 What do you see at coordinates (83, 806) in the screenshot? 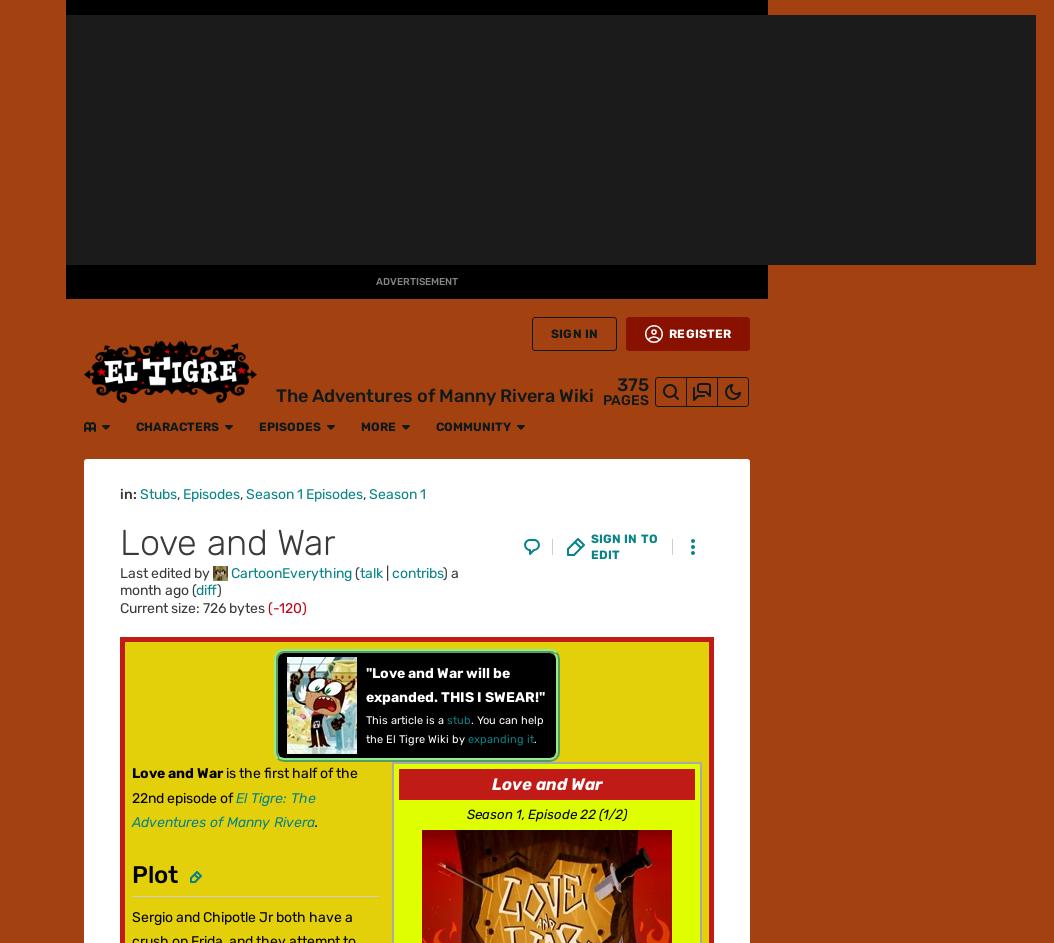
I see `'Overview'` at bounding box center [83, 806].